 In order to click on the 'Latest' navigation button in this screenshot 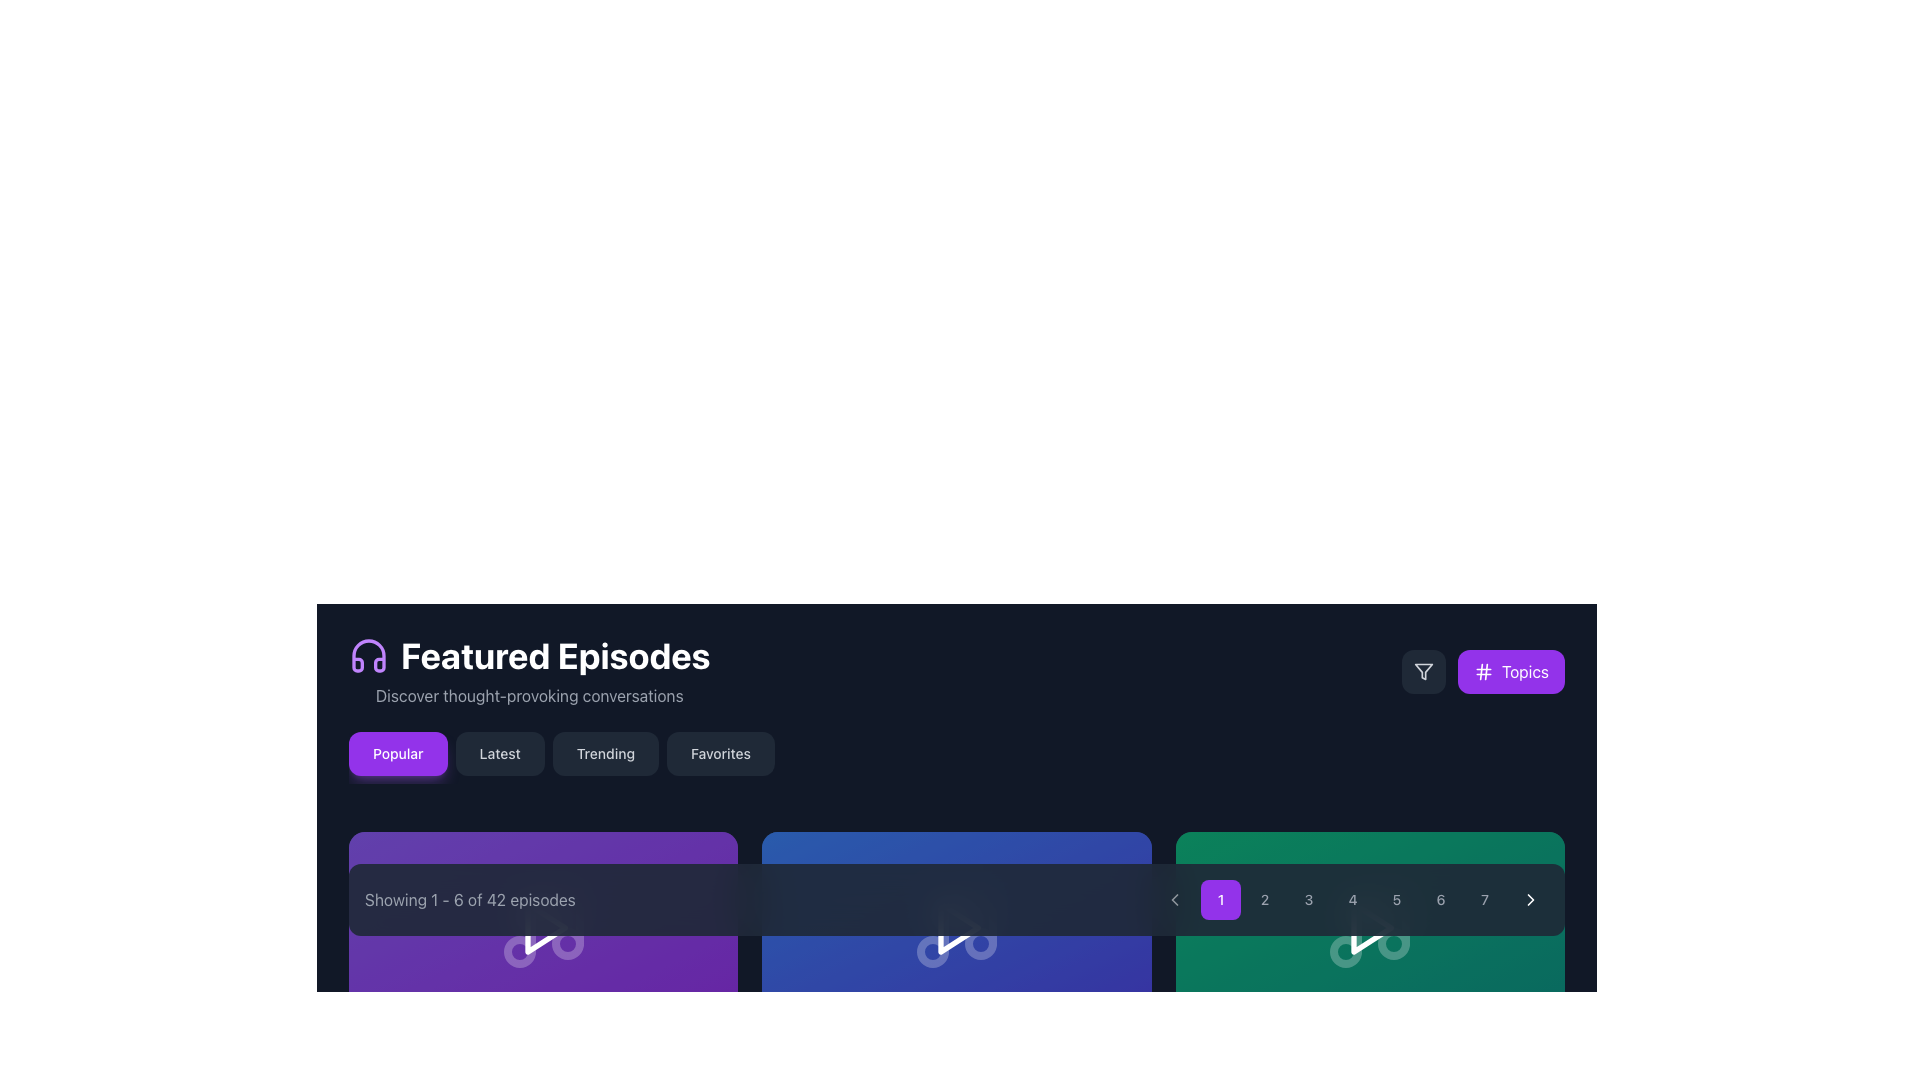, I will do `click(500, 753)`.